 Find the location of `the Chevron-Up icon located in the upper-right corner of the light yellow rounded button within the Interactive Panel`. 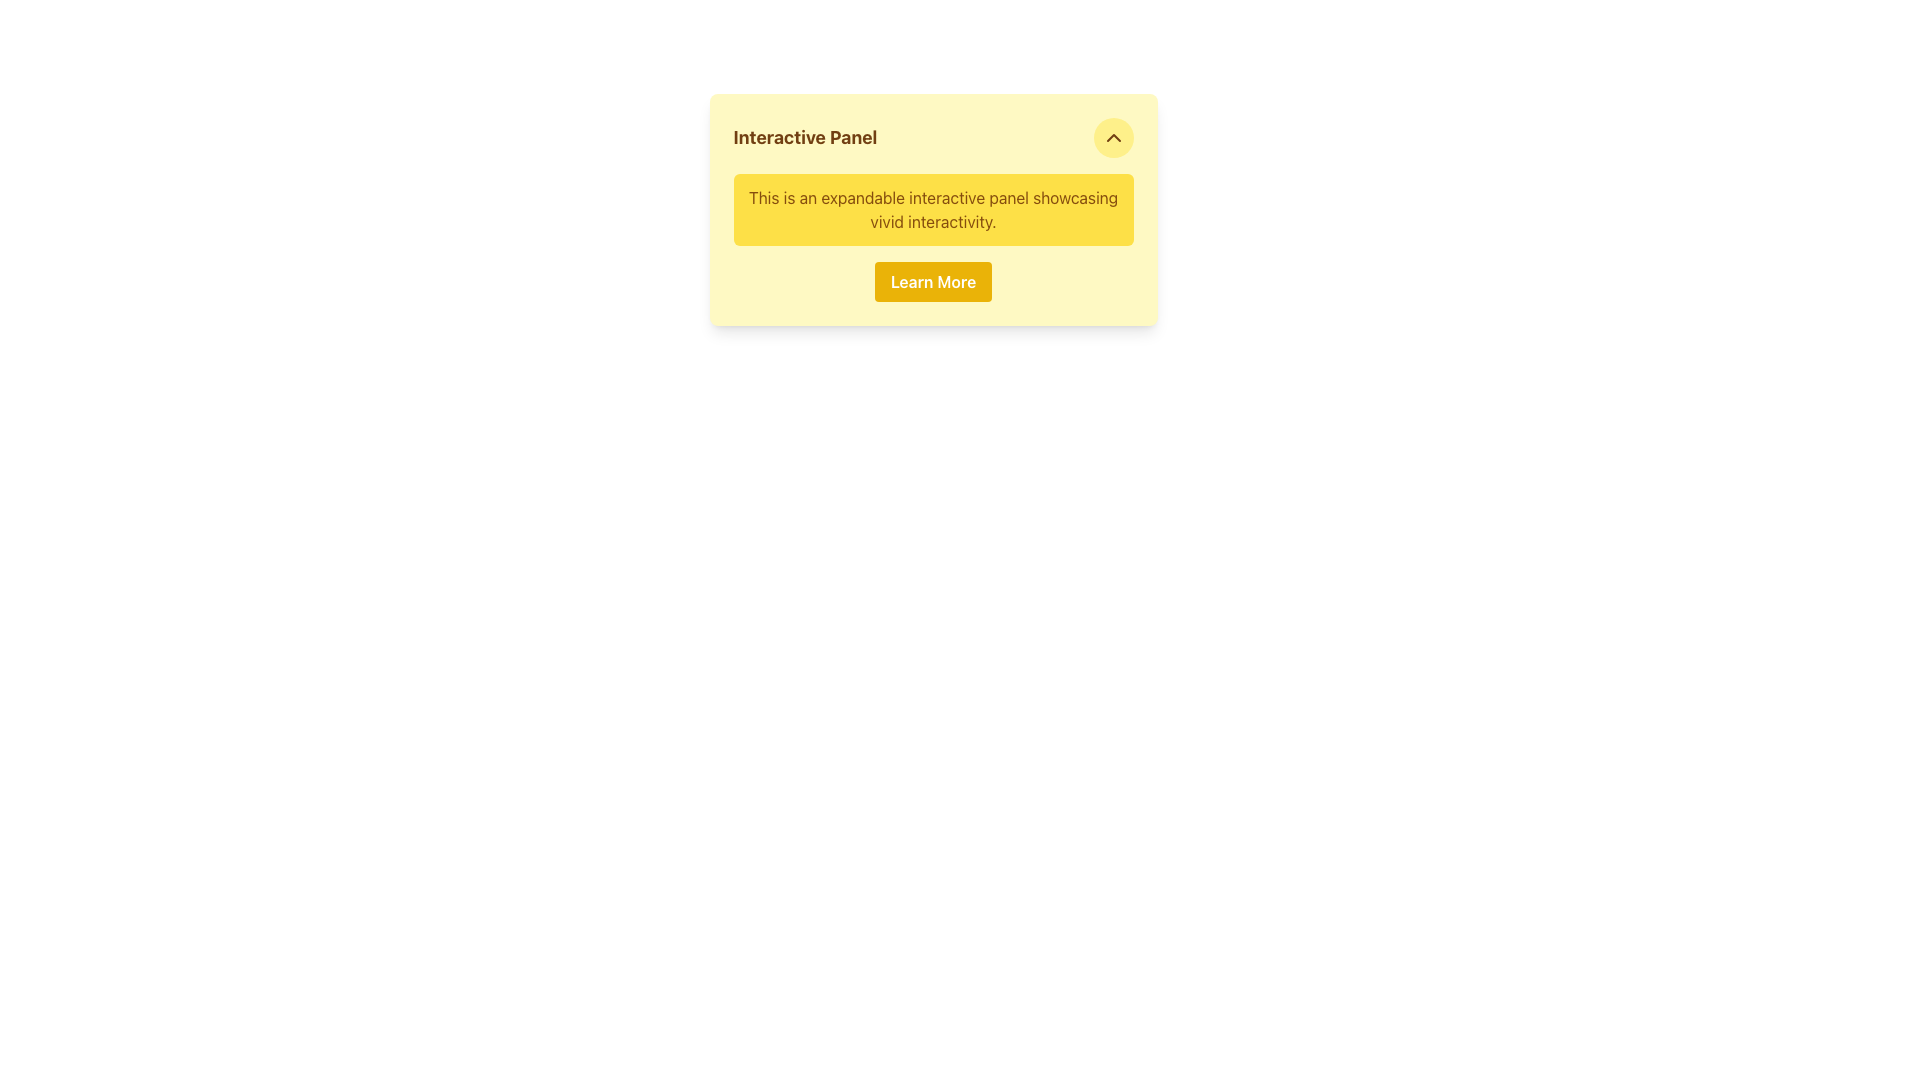

the Chevron-Up icon located in the upper-right corner of the light yellow rounded button within the Interactive Panel is located at coordinates (1112, 137).